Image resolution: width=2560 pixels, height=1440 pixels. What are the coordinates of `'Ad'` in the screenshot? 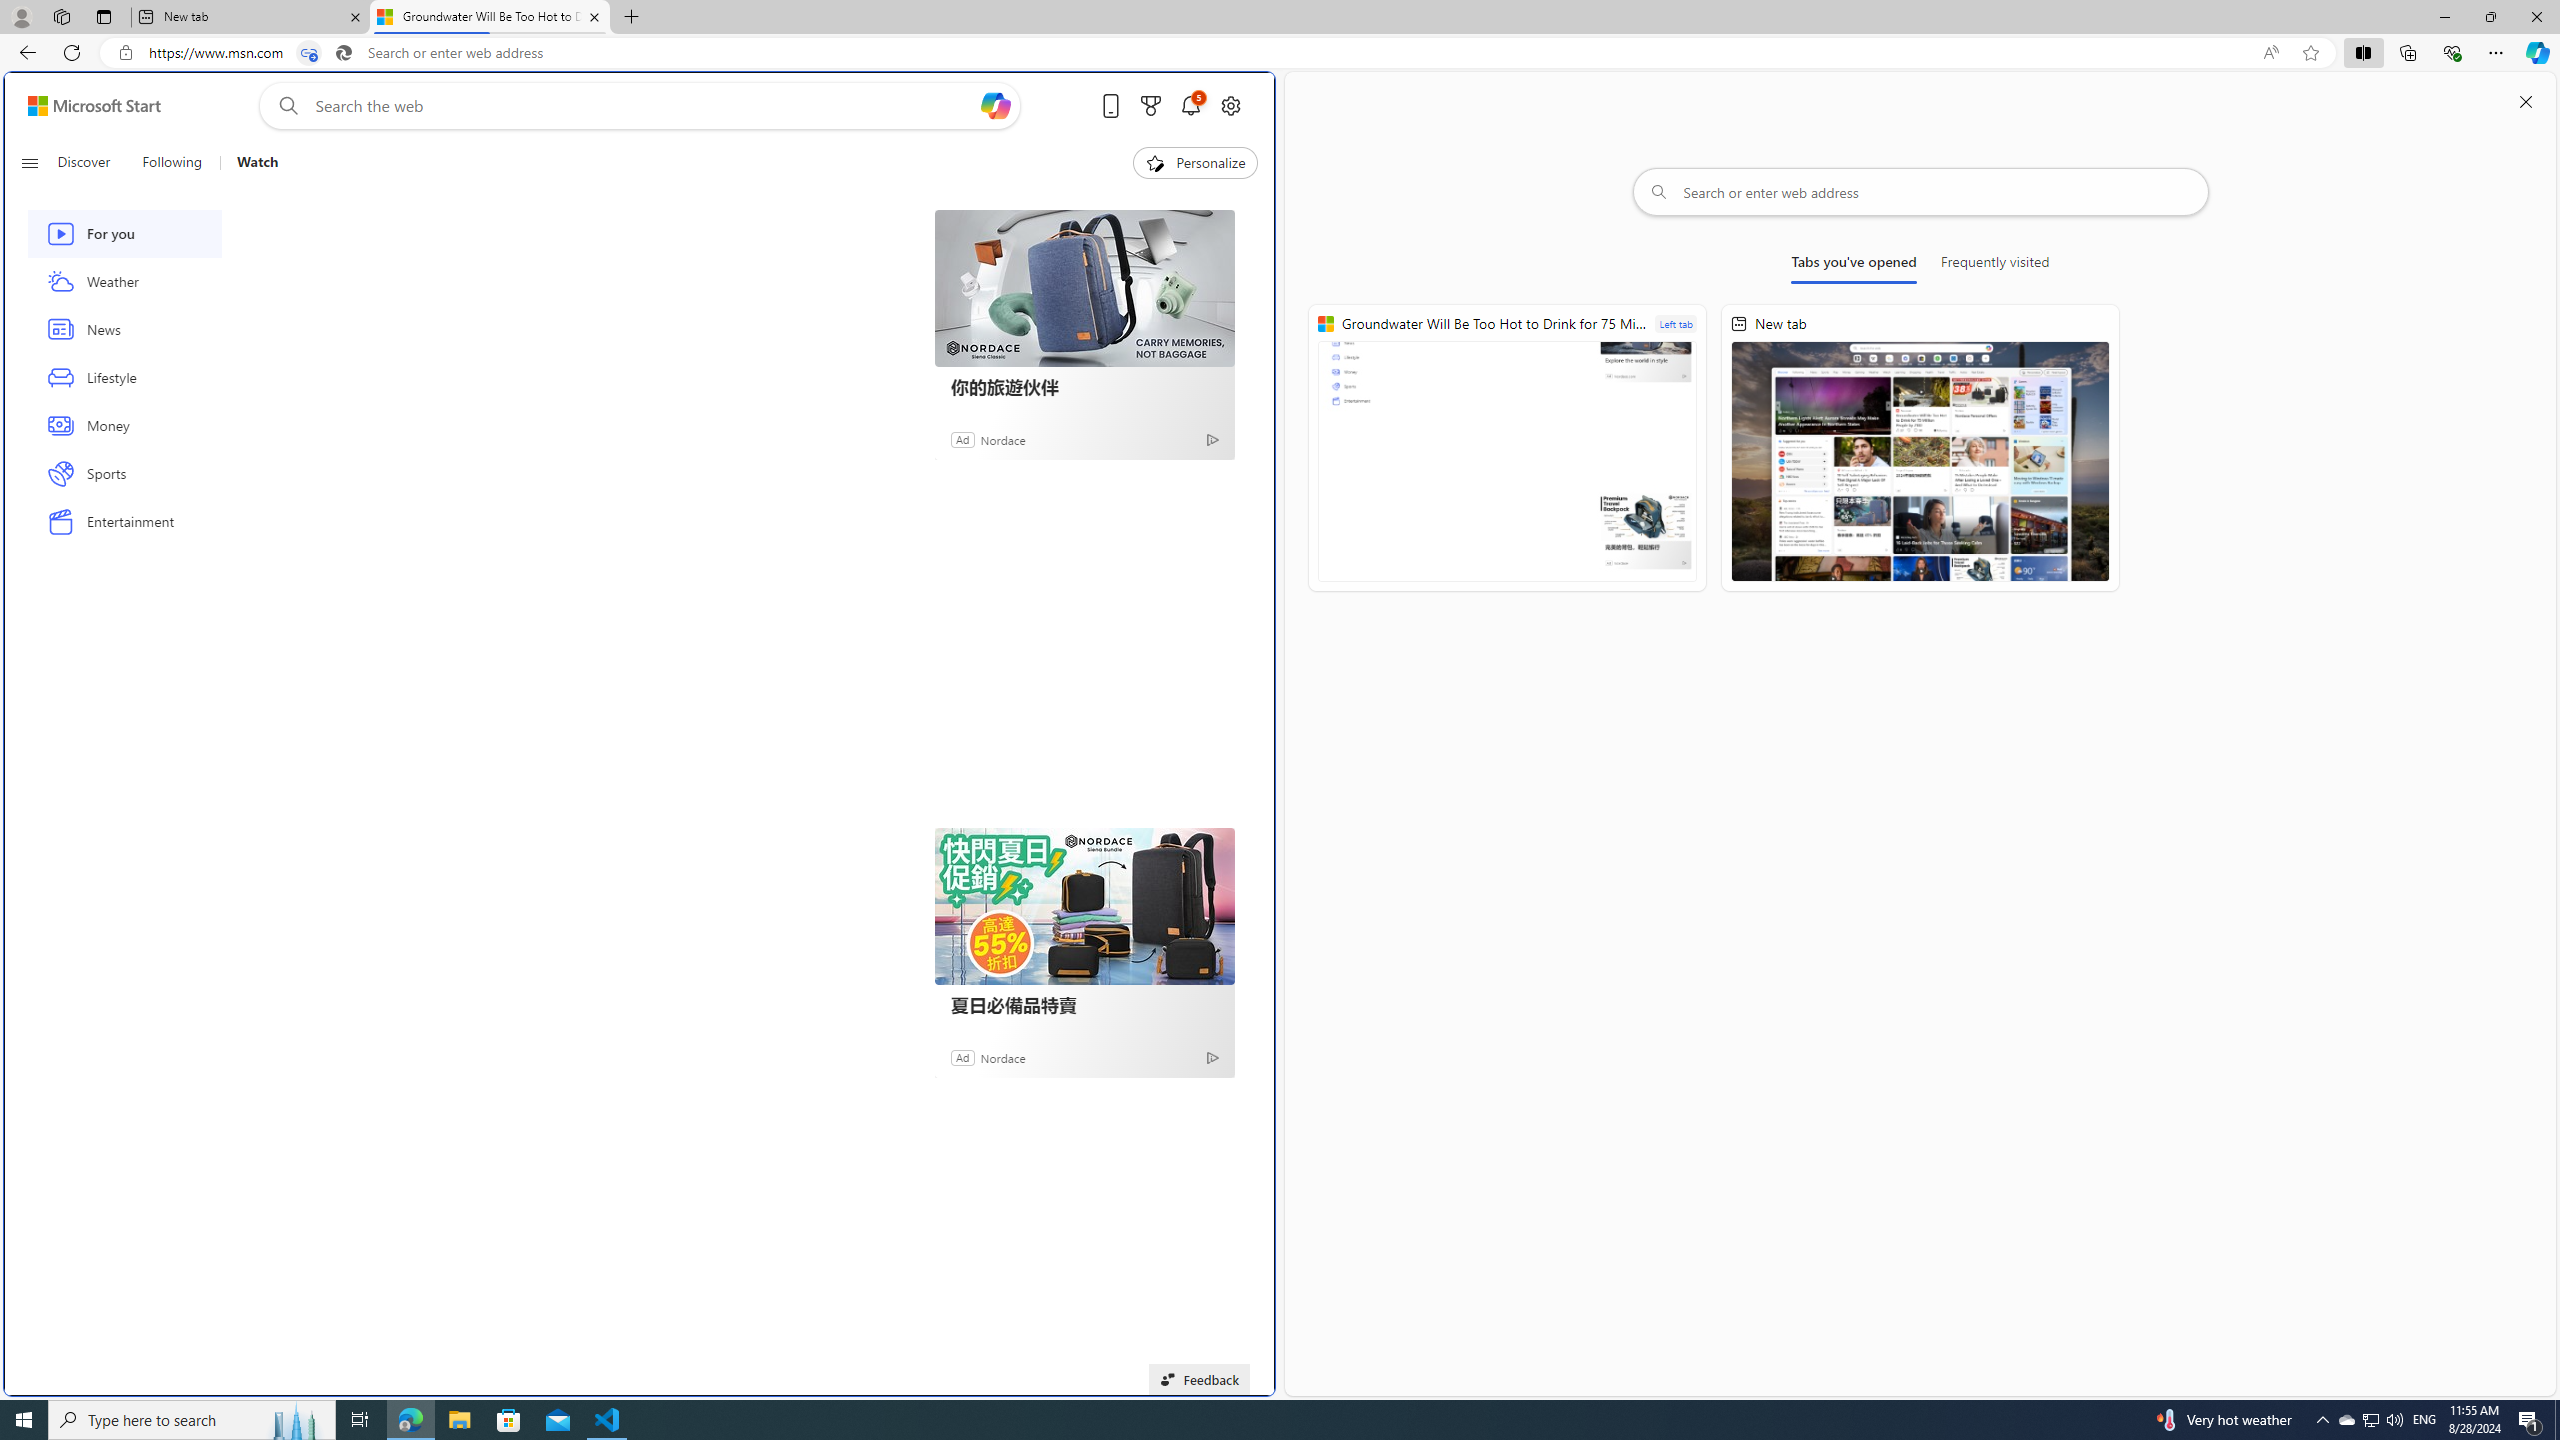 It's located at (962, 1056).